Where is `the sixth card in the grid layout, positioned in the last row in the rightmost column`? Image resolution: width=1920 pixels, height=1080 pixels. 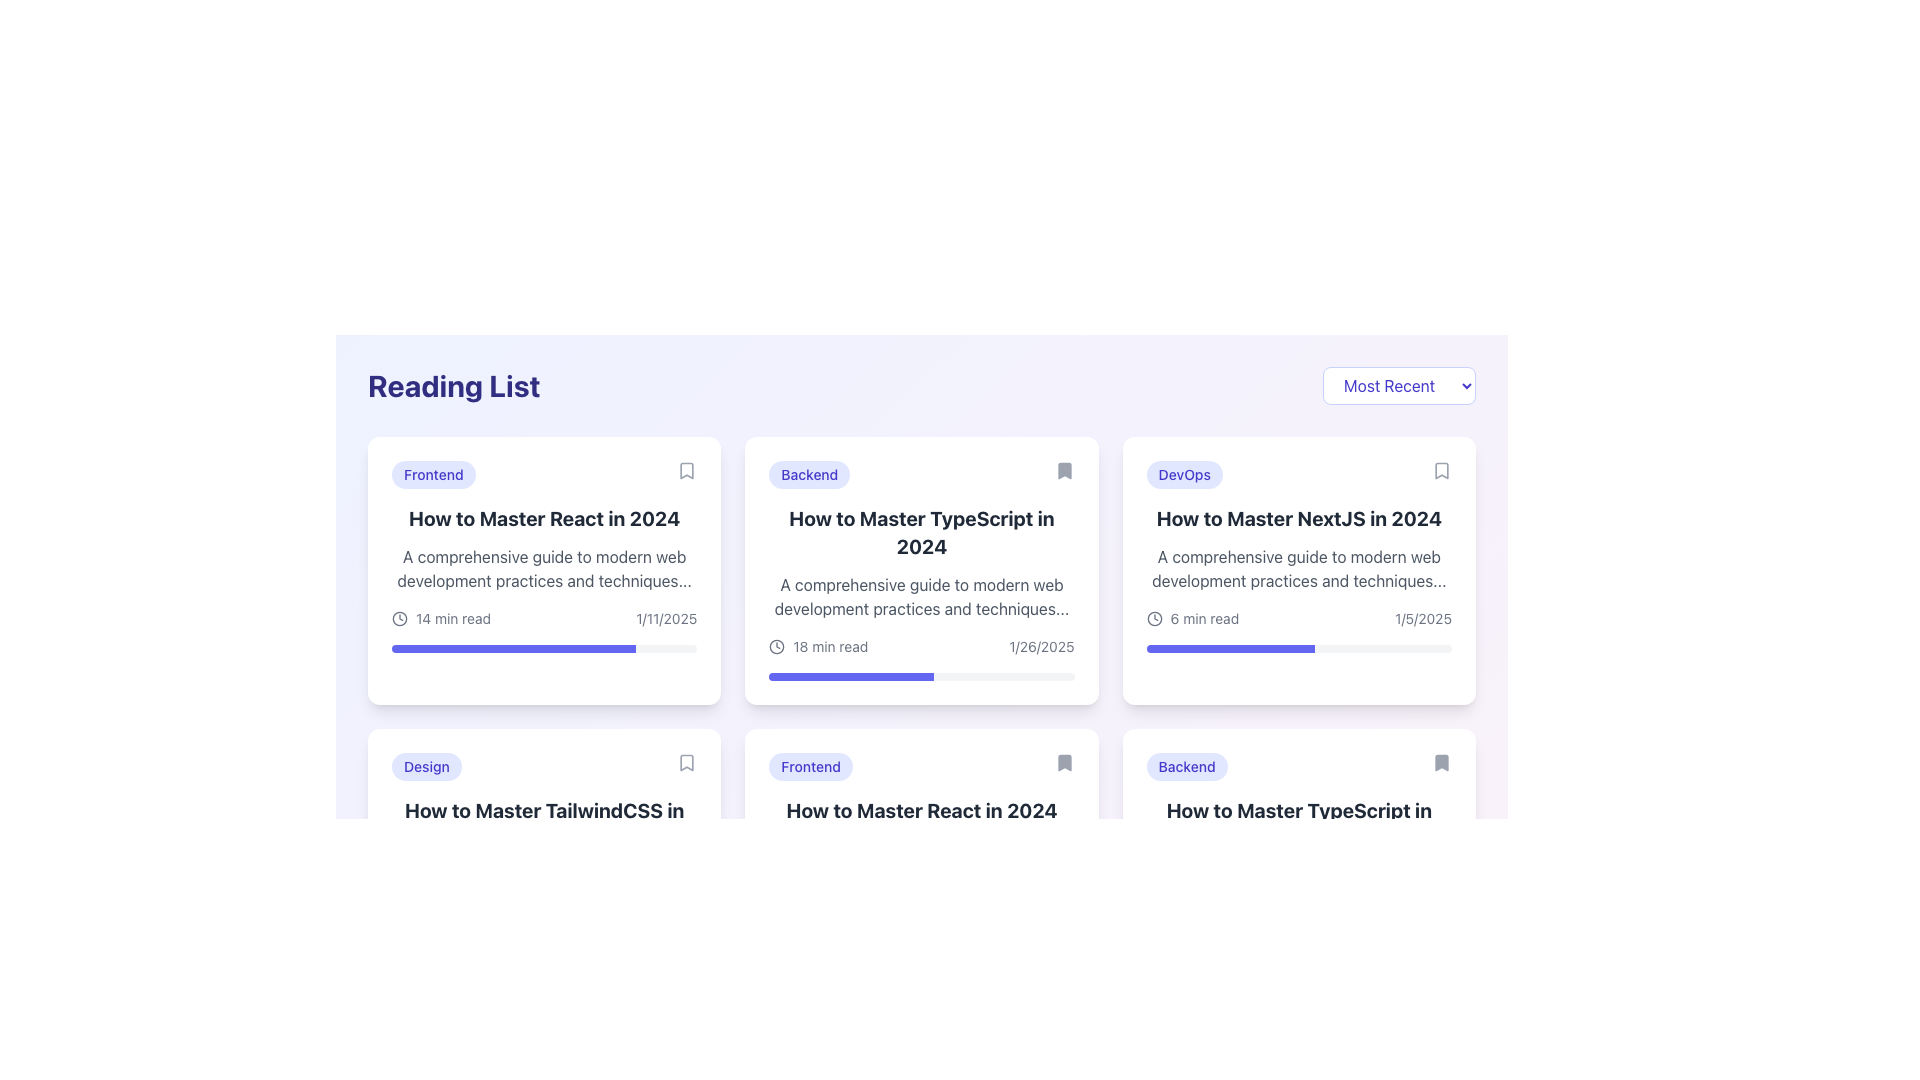 the sixth card in the grid layout, positioned in the last row in the rightmost column is located at coordinates (1299, 862).